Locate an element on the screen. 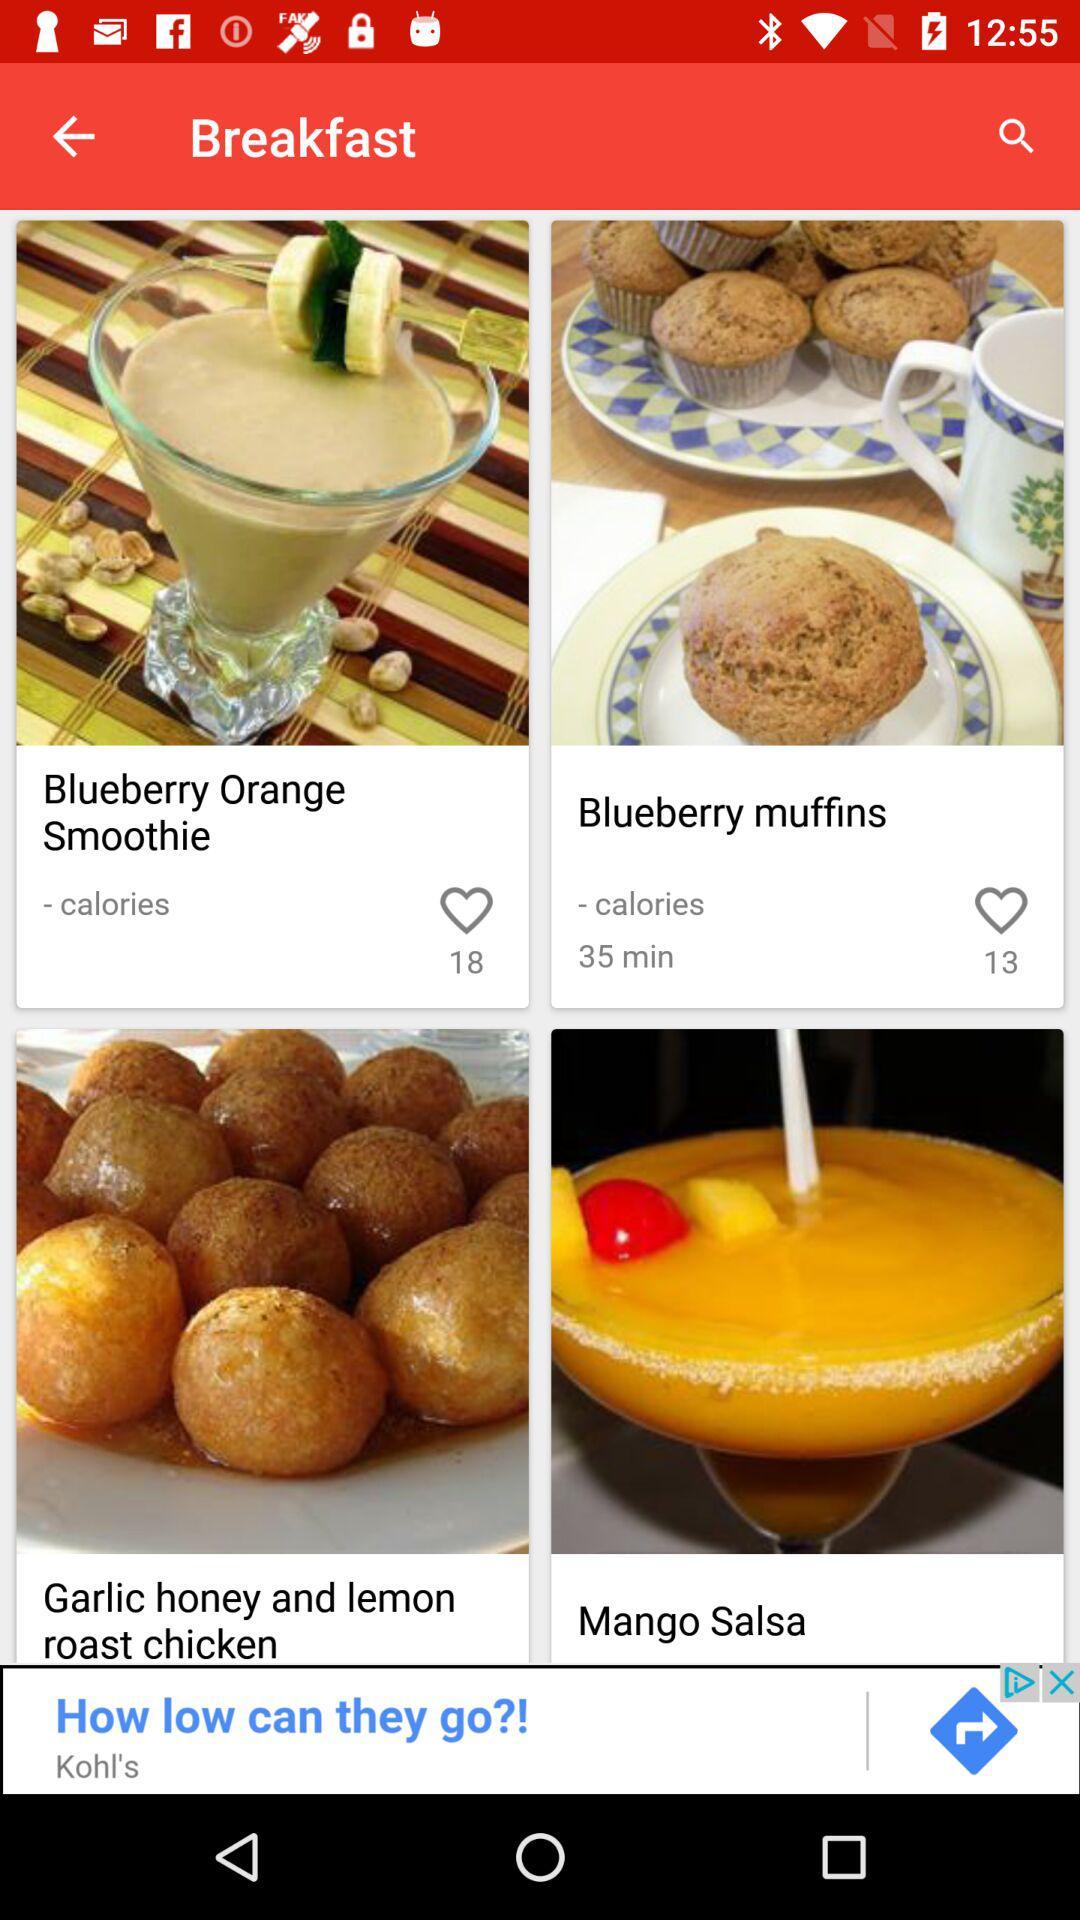  blueberry muffins is located at coordinates (806, 483).